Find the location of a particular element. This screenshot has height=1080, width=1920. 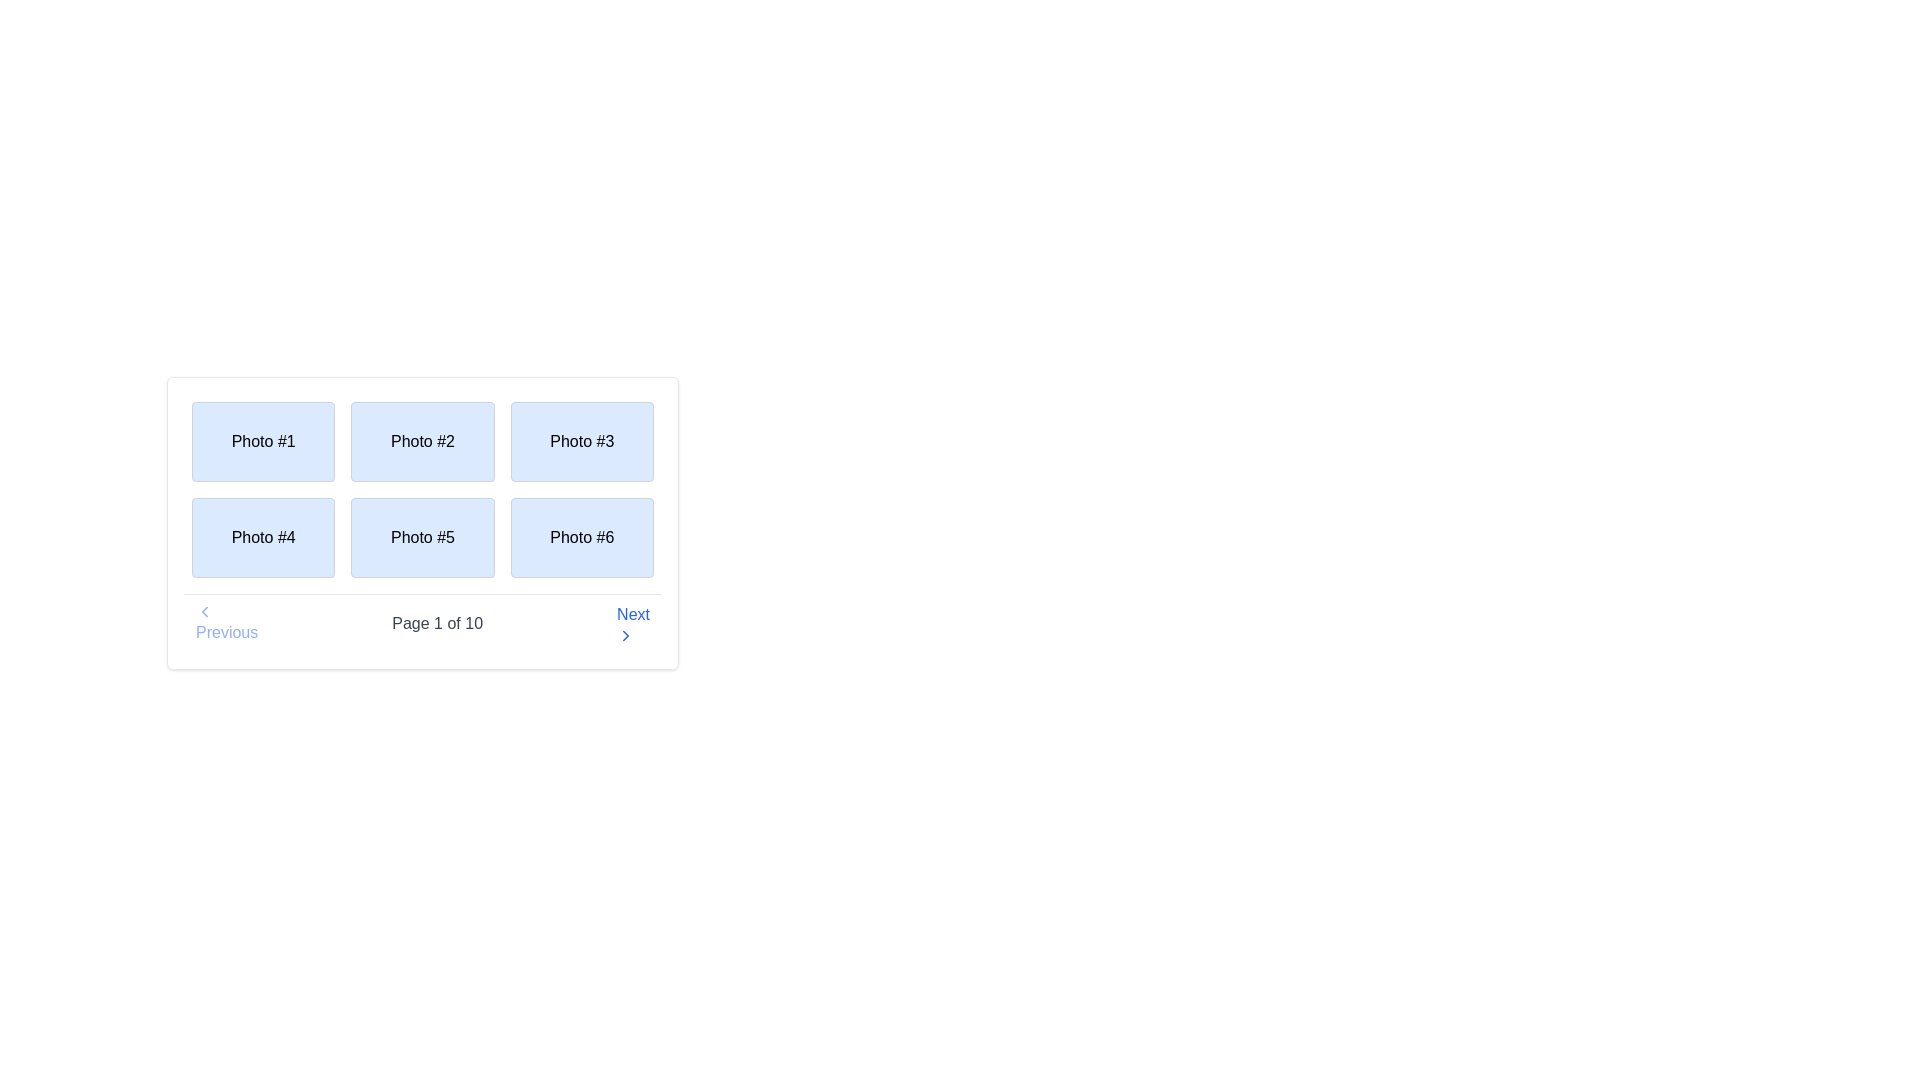

the 'Previous' button, which is a blue text button with a left-facing chevron icon, located on the left side of the navigation bar is located at coordinates (227, 623).